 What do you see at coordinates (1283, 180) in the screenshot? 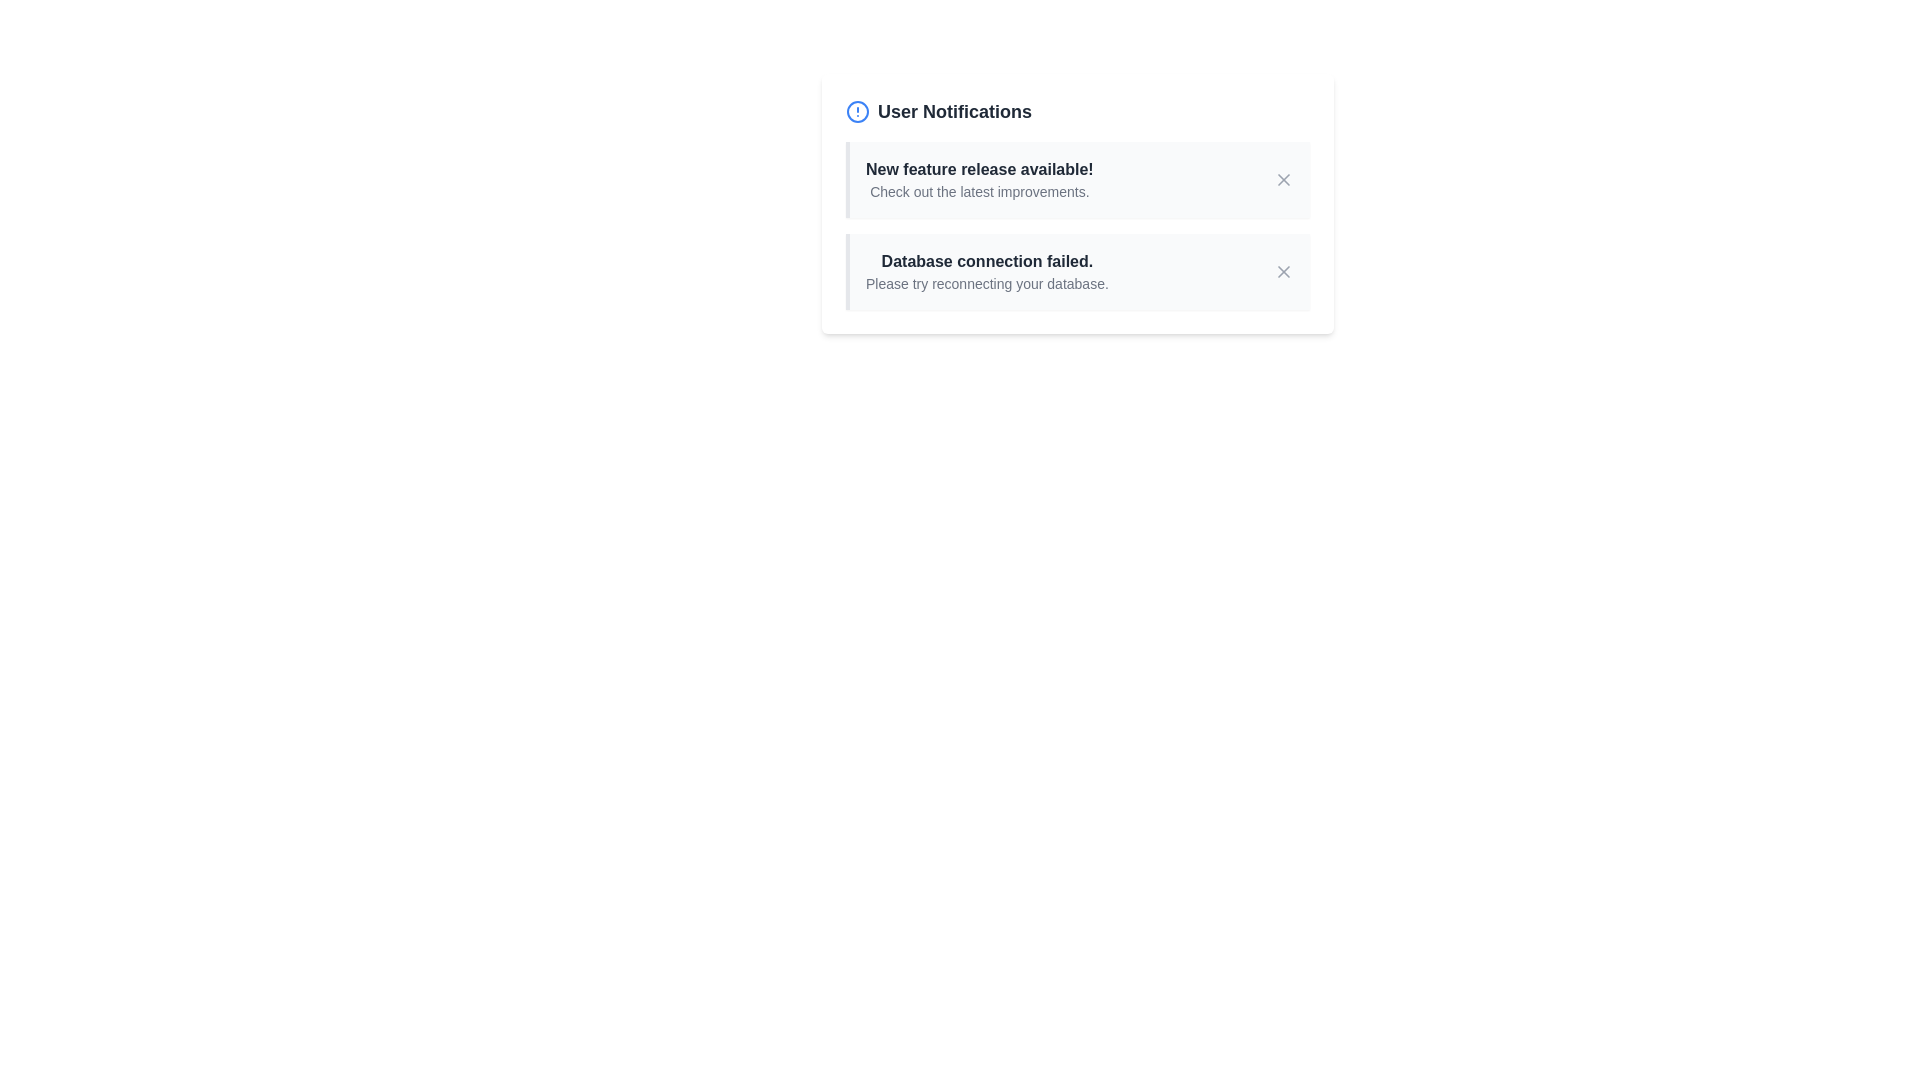
I see `the dismiss button located at the right edge of the notification card for the message 'New feature release available! Check out the latest improvements!'` at bounding box center [1283, 180].